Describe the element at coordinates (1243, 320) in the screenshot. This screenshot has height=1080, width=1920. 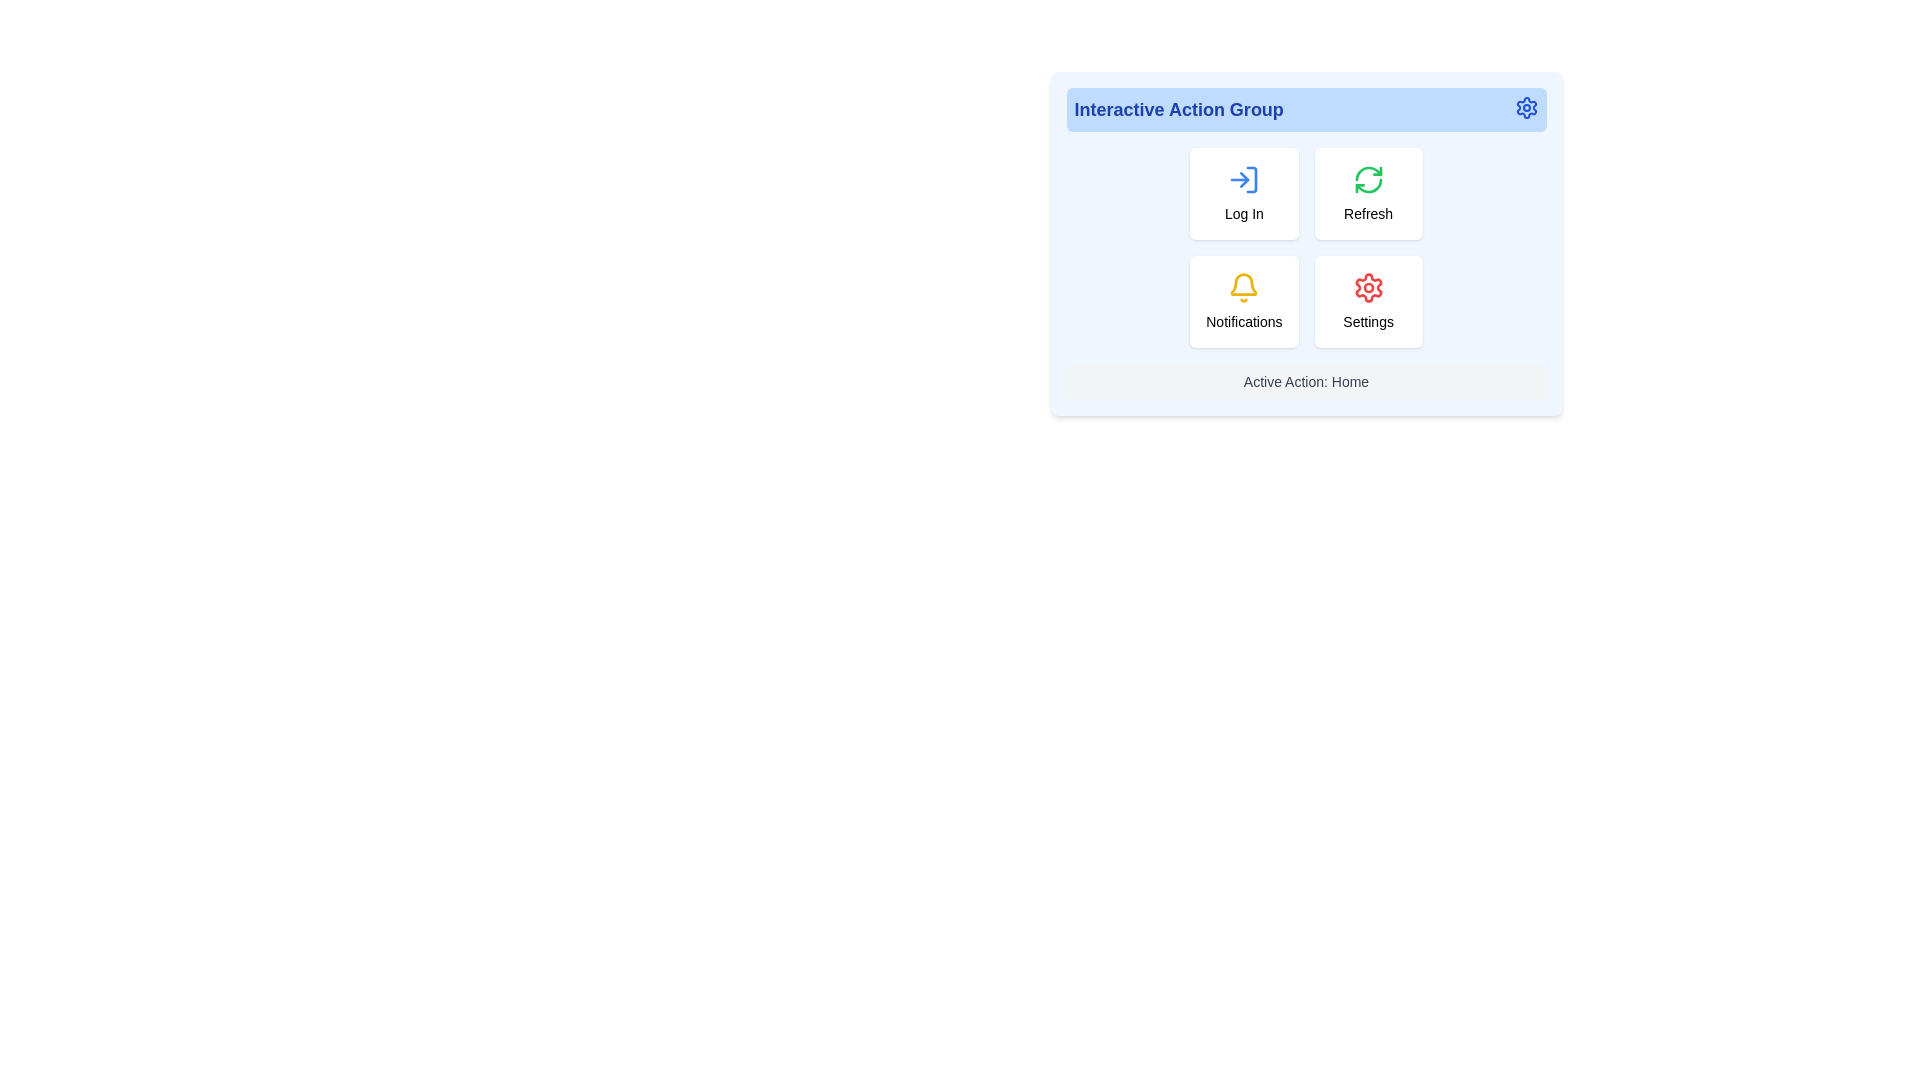
I see `the 'Notifications' text label located below the yellow bell icon in the second row and first column of the interactive action group` at that location.